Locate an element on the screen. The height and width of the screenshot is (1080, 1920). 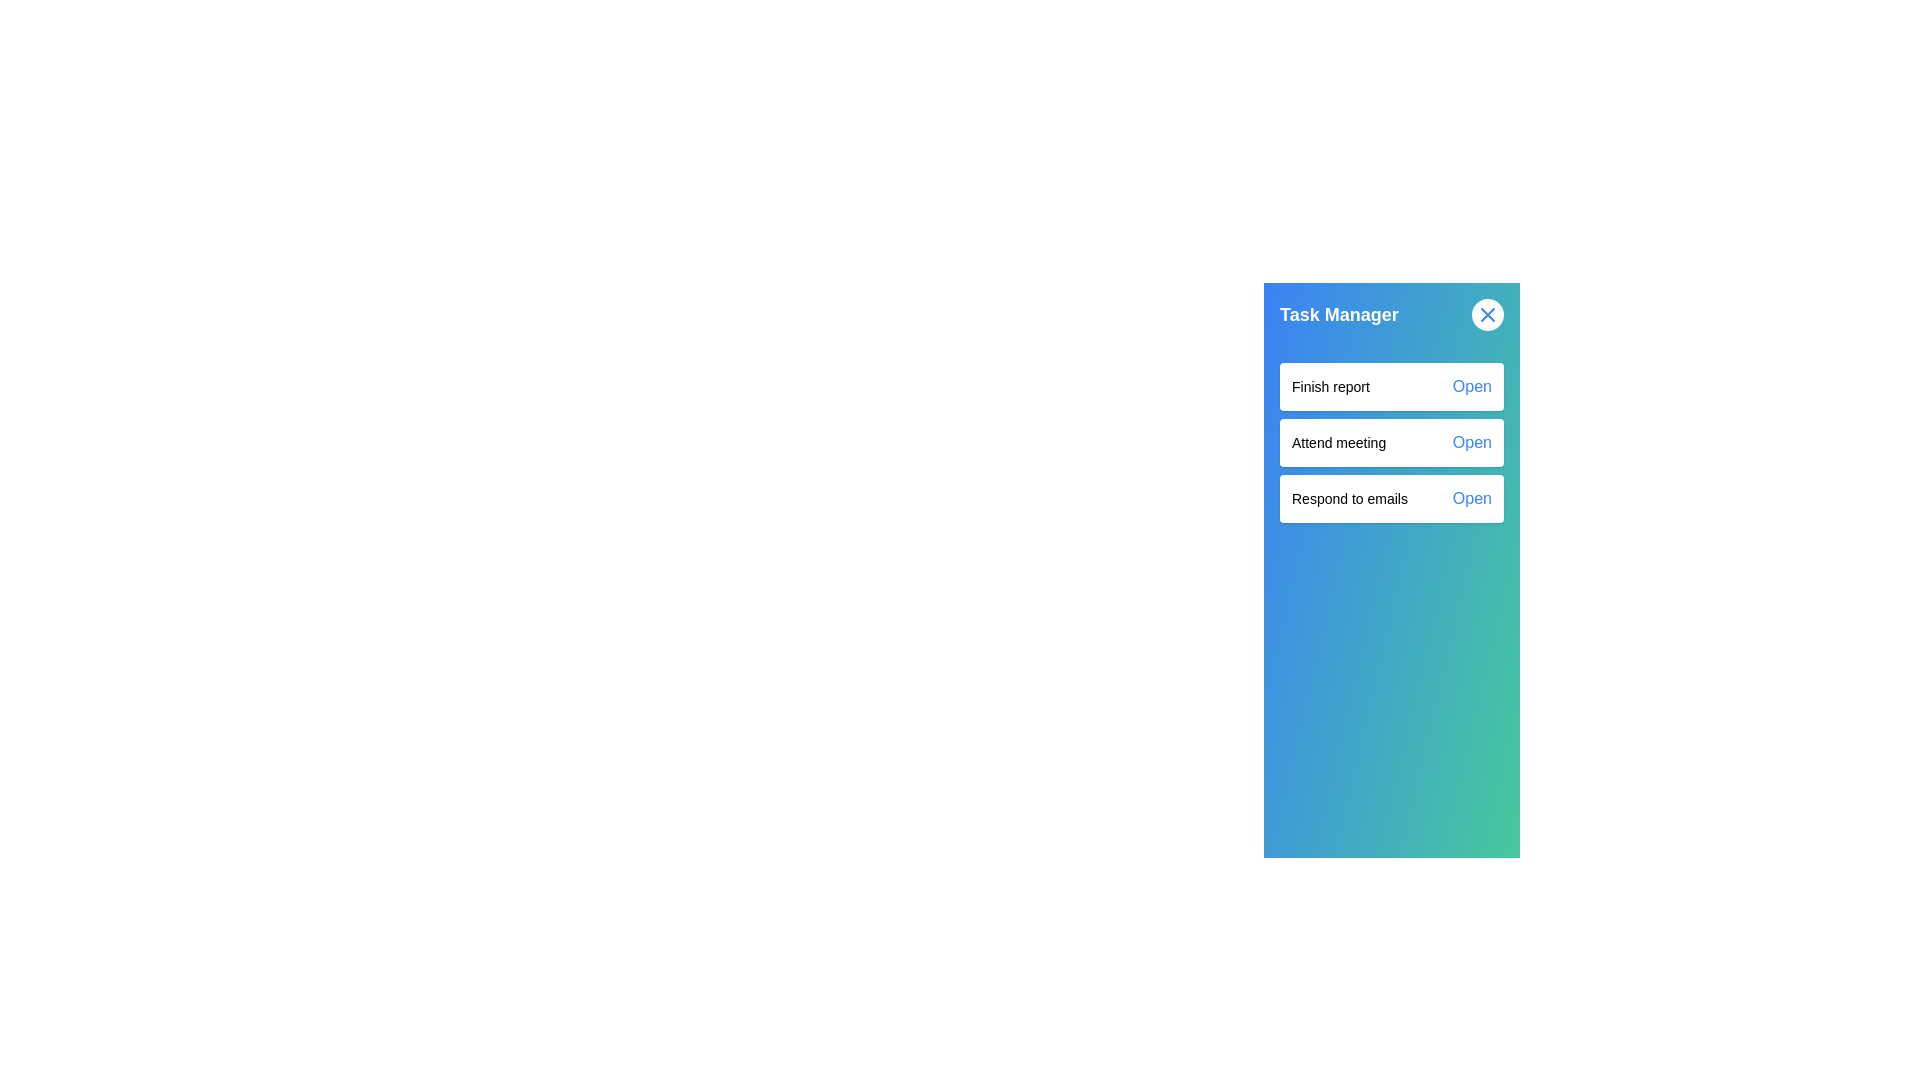
the interactive link located to the right of the text 'Attend meeting' is located at coordinates (1472, 442).